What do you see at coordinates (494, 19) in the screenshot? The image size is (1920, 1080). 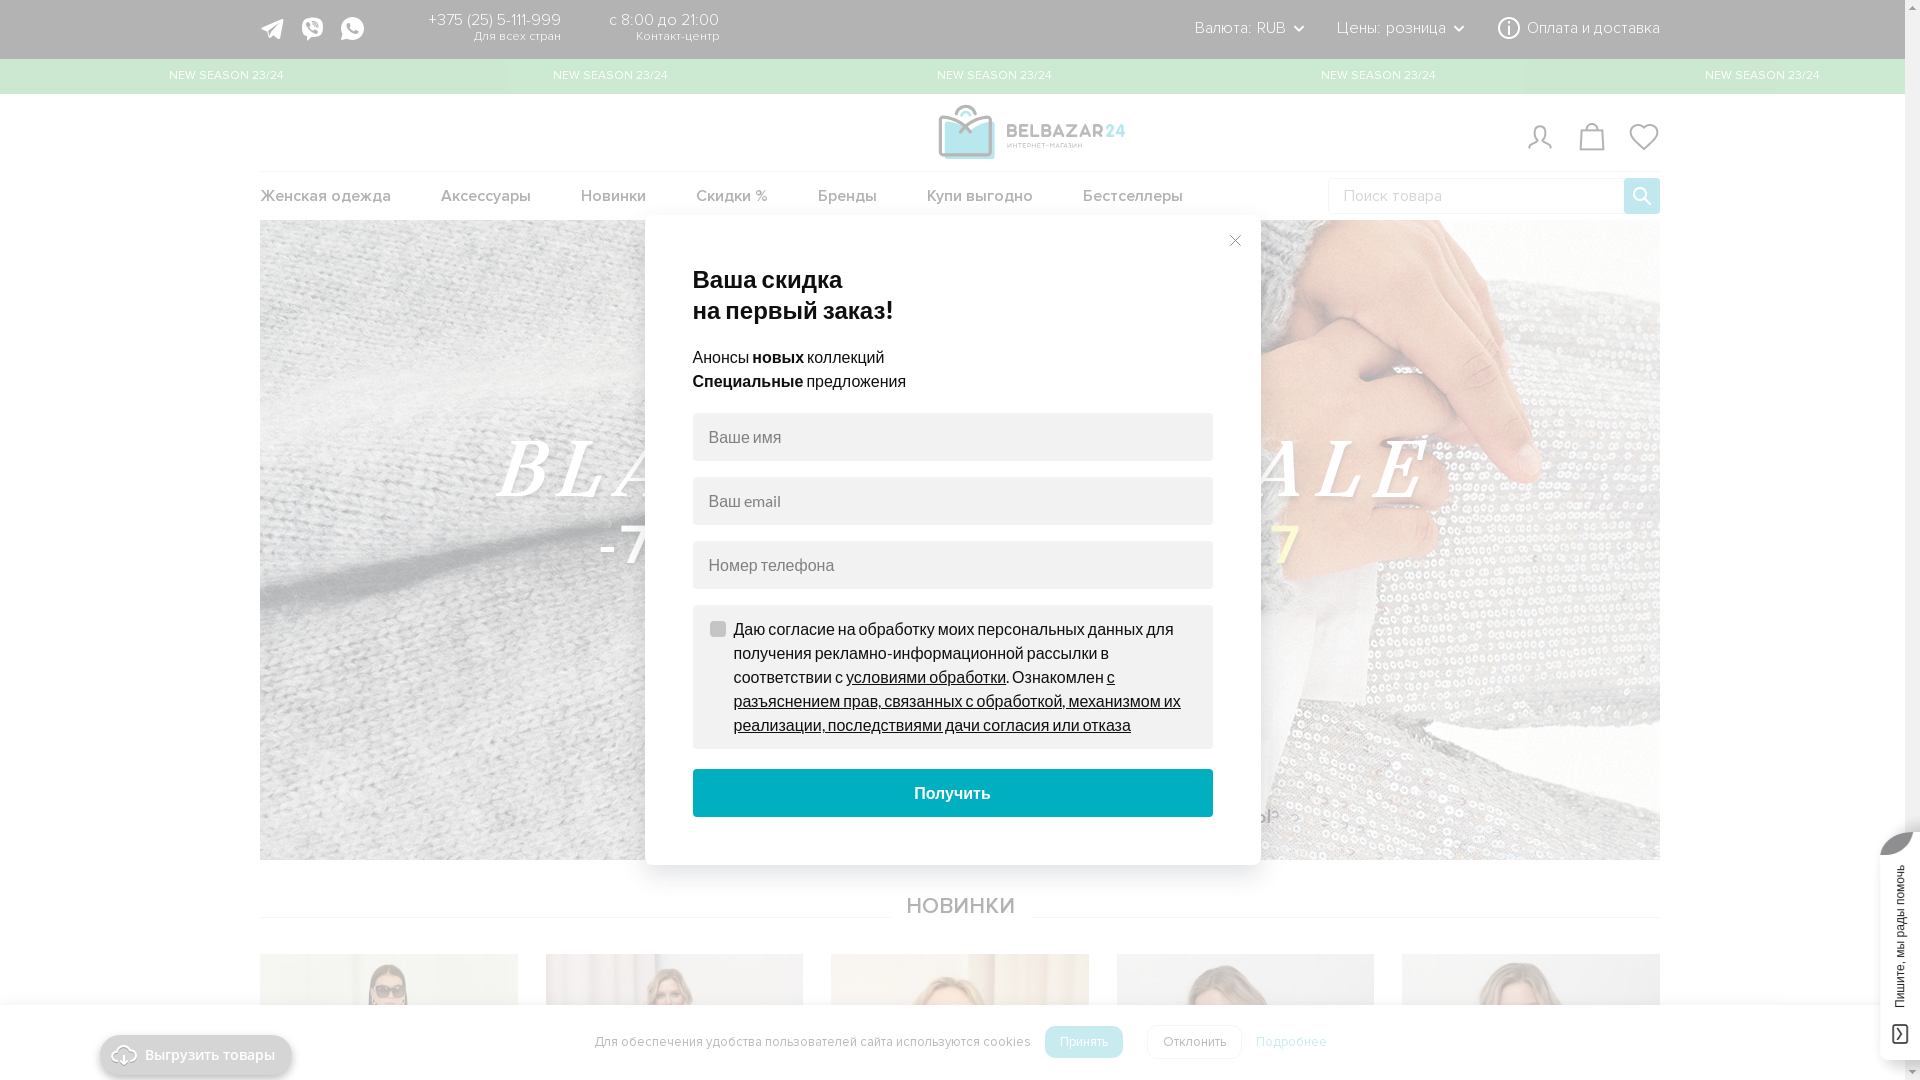 I see `'+375 (25) 5-111-999'` at bounding box center [494, 19].